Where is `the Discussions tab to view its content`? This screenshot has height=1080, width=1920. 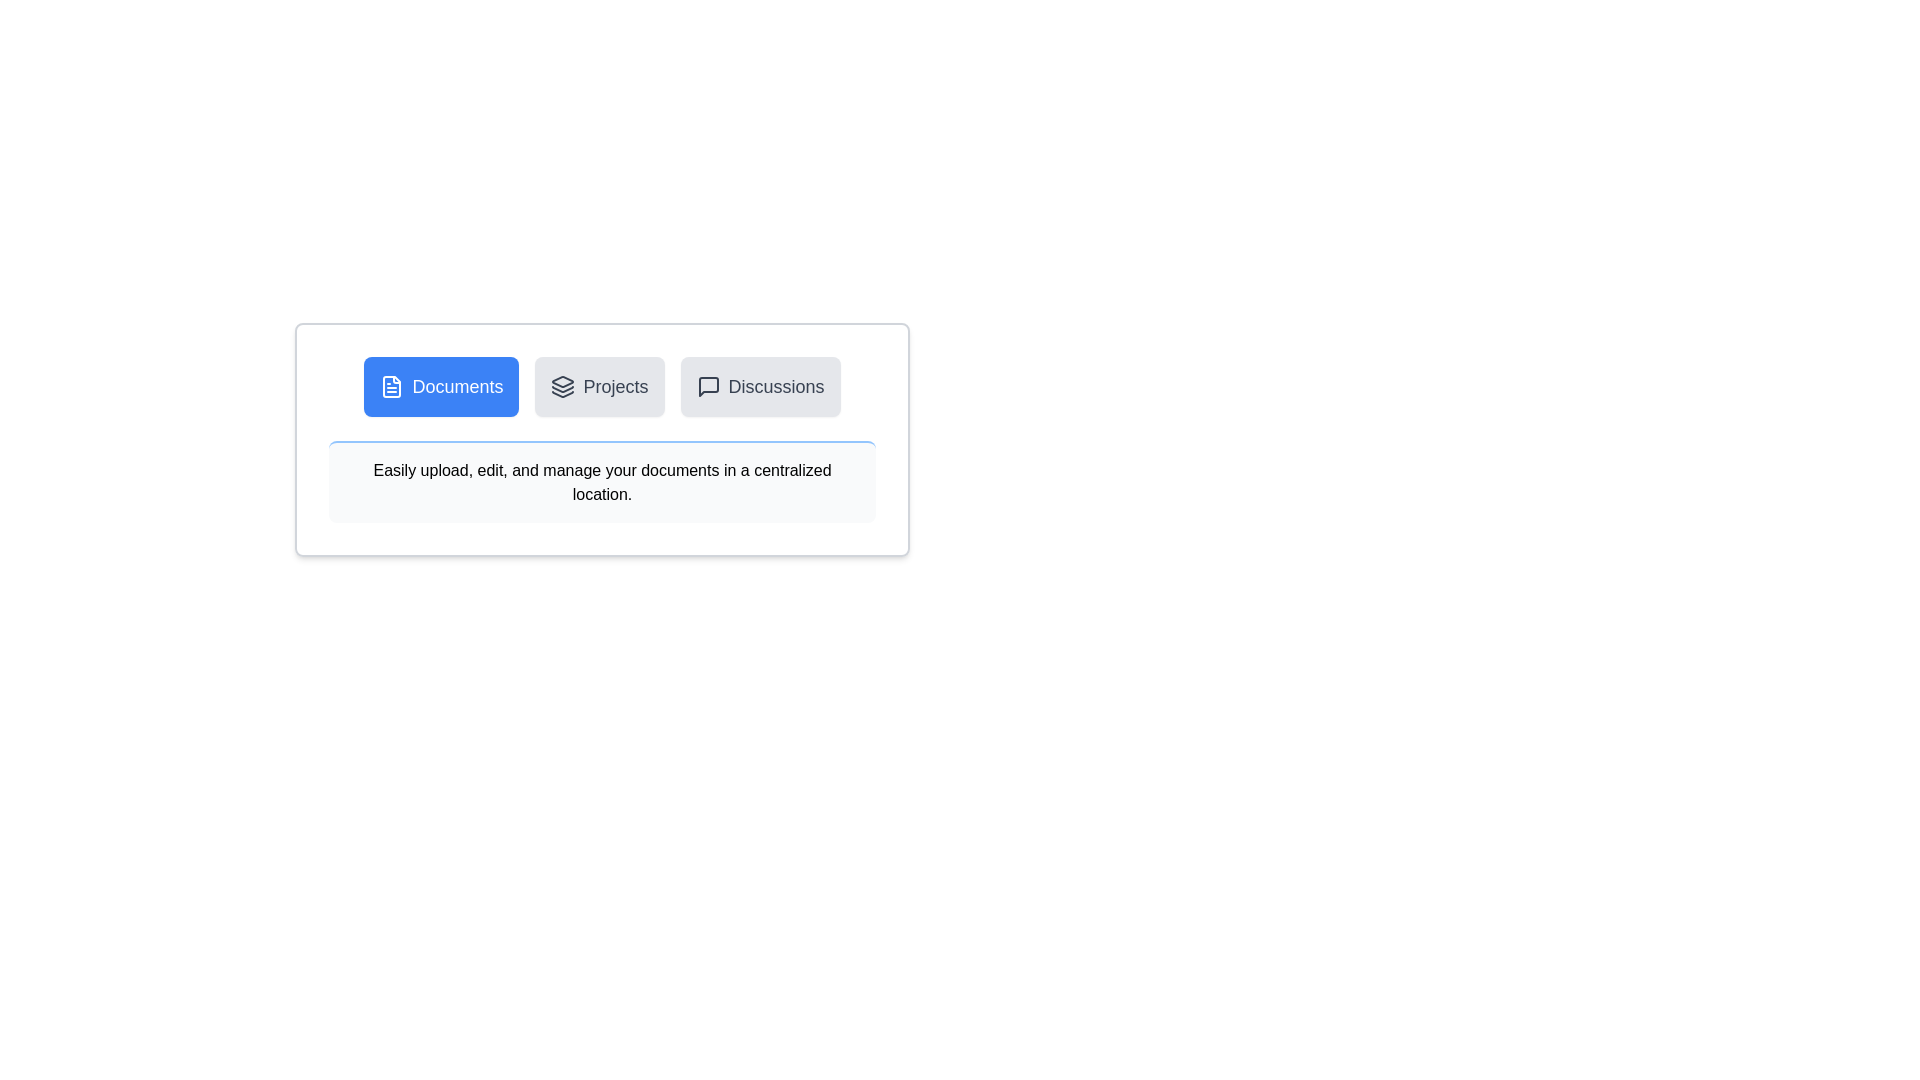
the Discussions tab to view its content is located at coordinates (759, 386).